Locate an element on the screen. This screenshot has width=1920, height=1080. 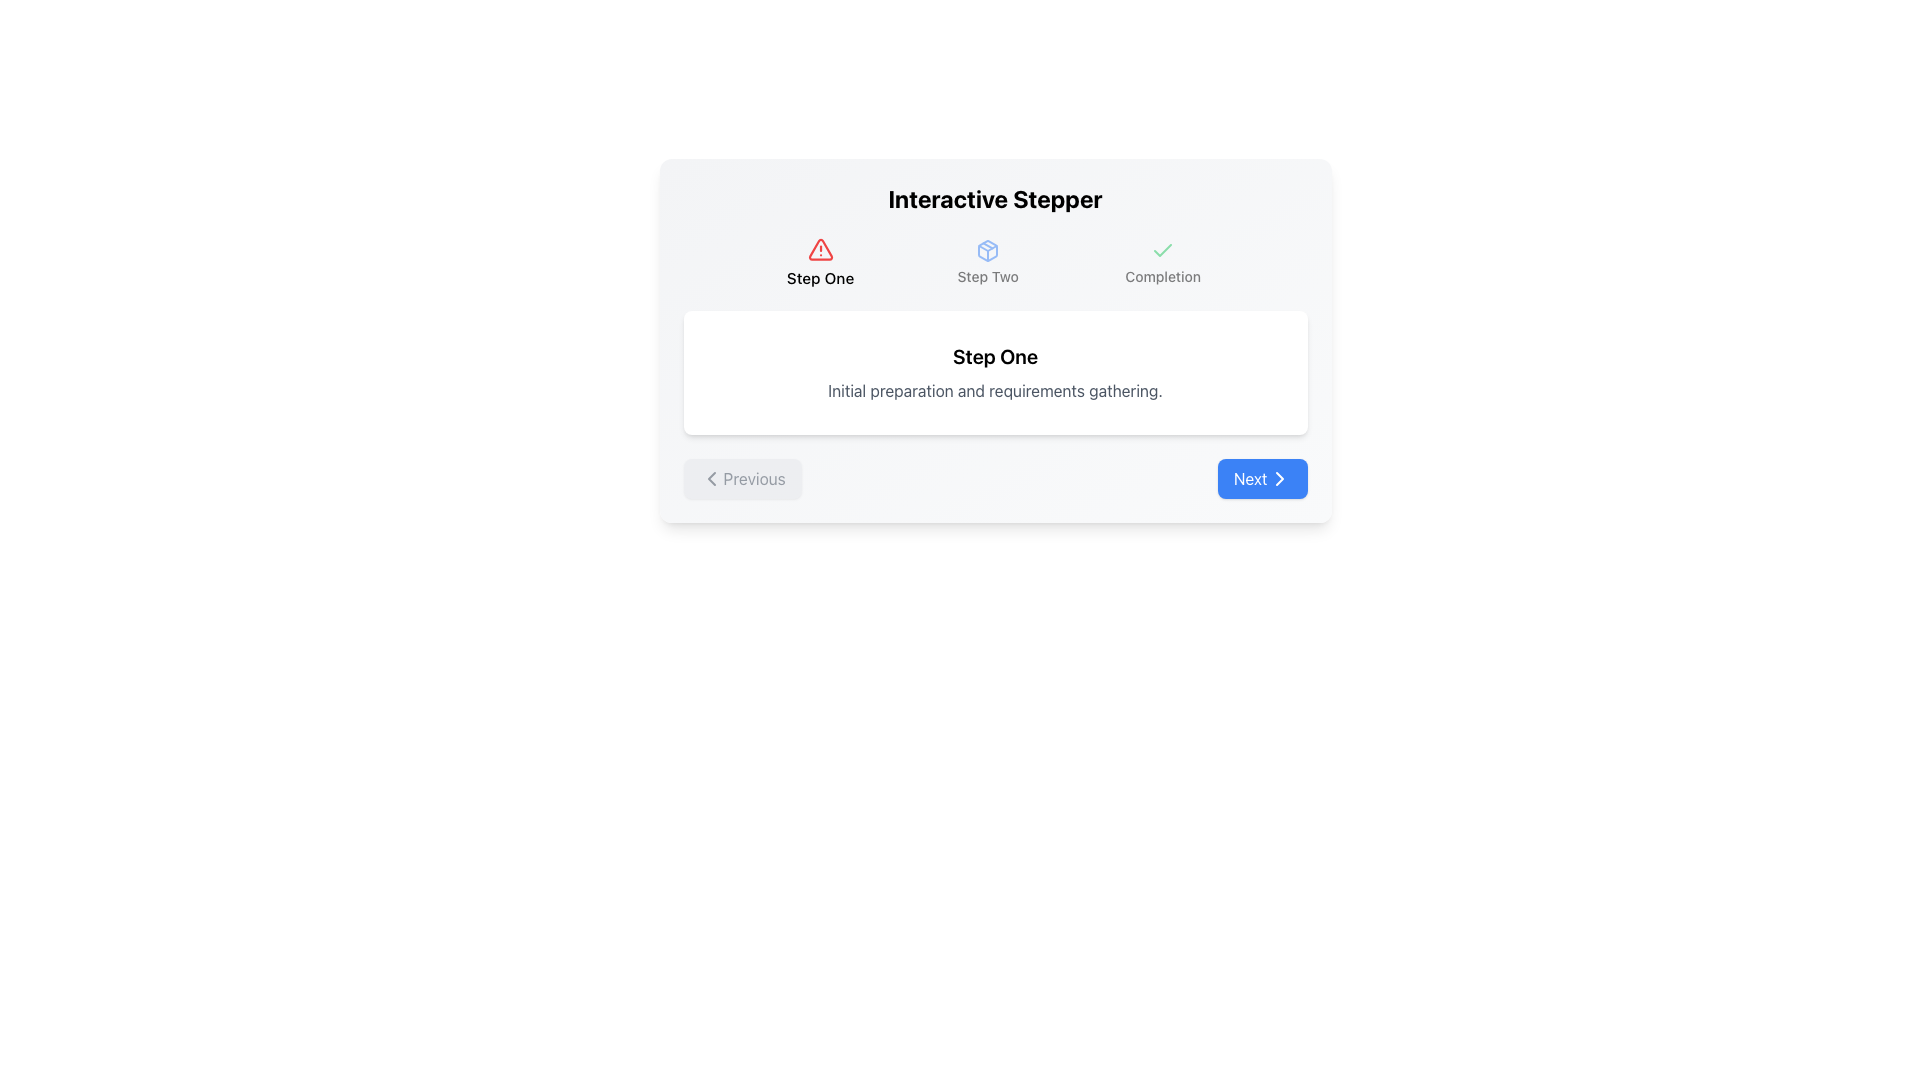
the static step indicator representing the second step in the stepper interface is located at coordinates (988, 261).